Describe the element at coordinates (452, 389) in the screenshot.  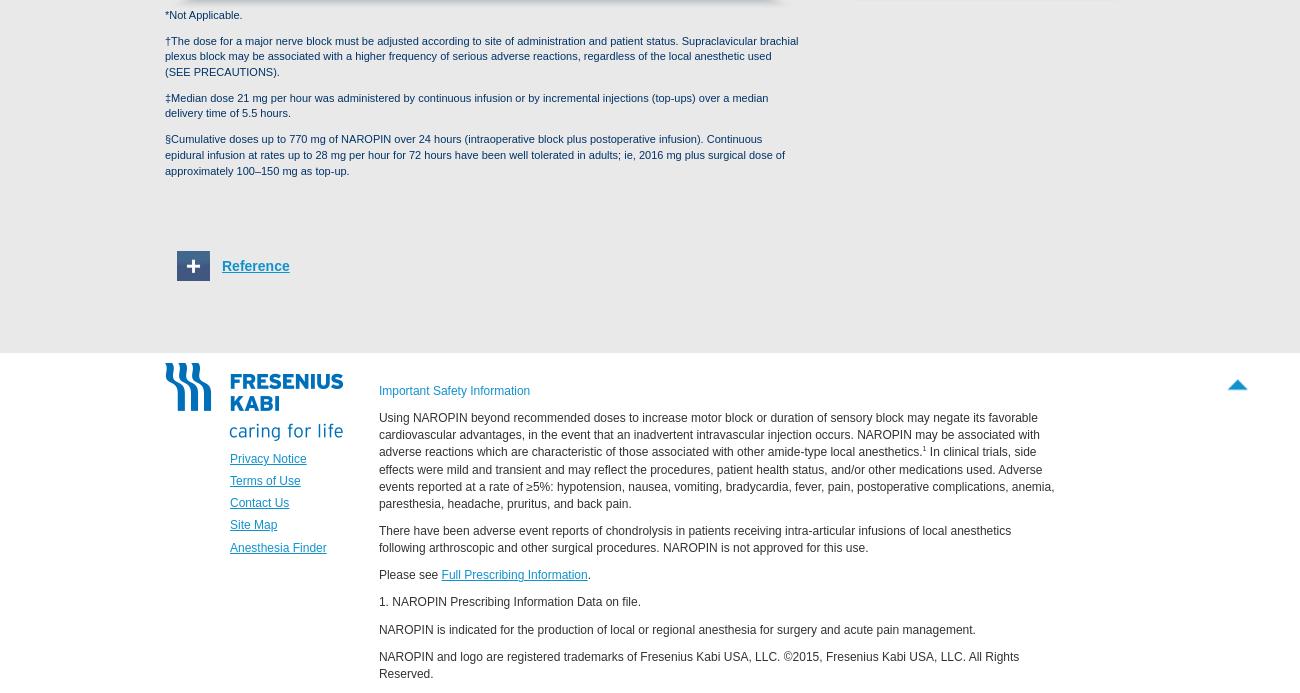
I see `'Important Safety Information'` at that location.